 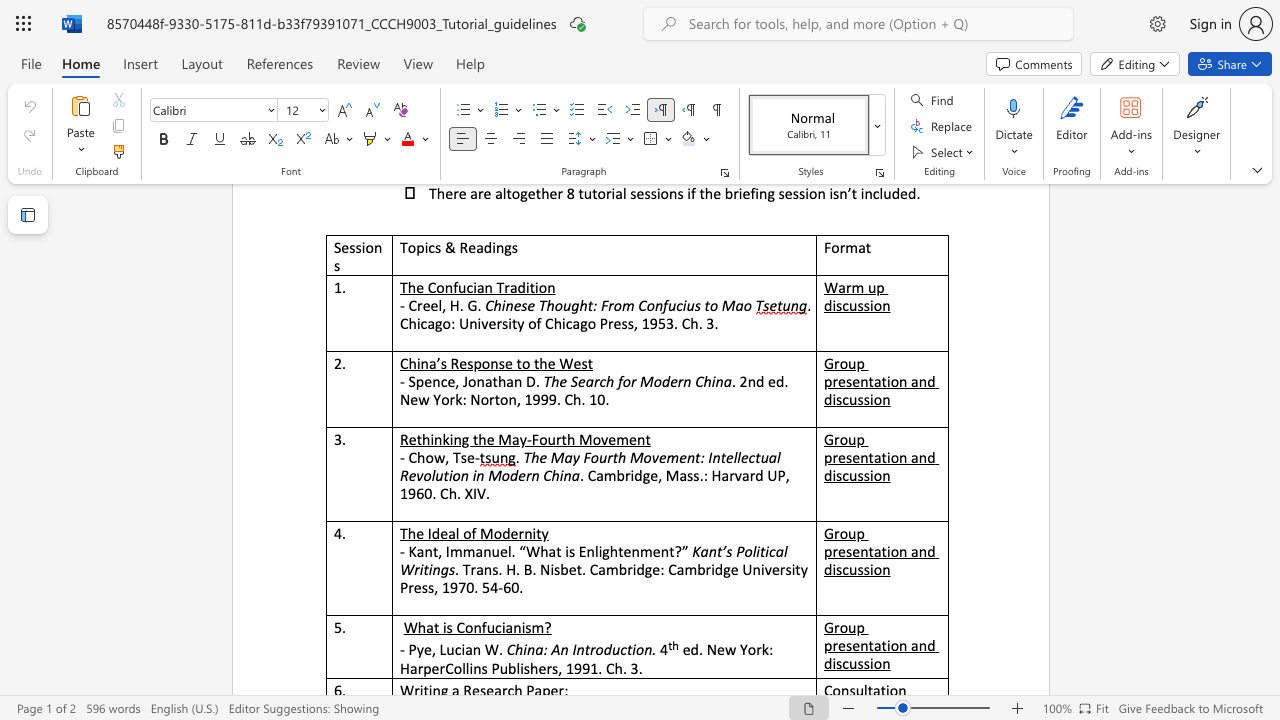 I want to click on the subset text "lectual Revolution in Mo" within the text "The May Fourth Movement: Intellectual Revolution in Modern China", so click(x=736, y=457).